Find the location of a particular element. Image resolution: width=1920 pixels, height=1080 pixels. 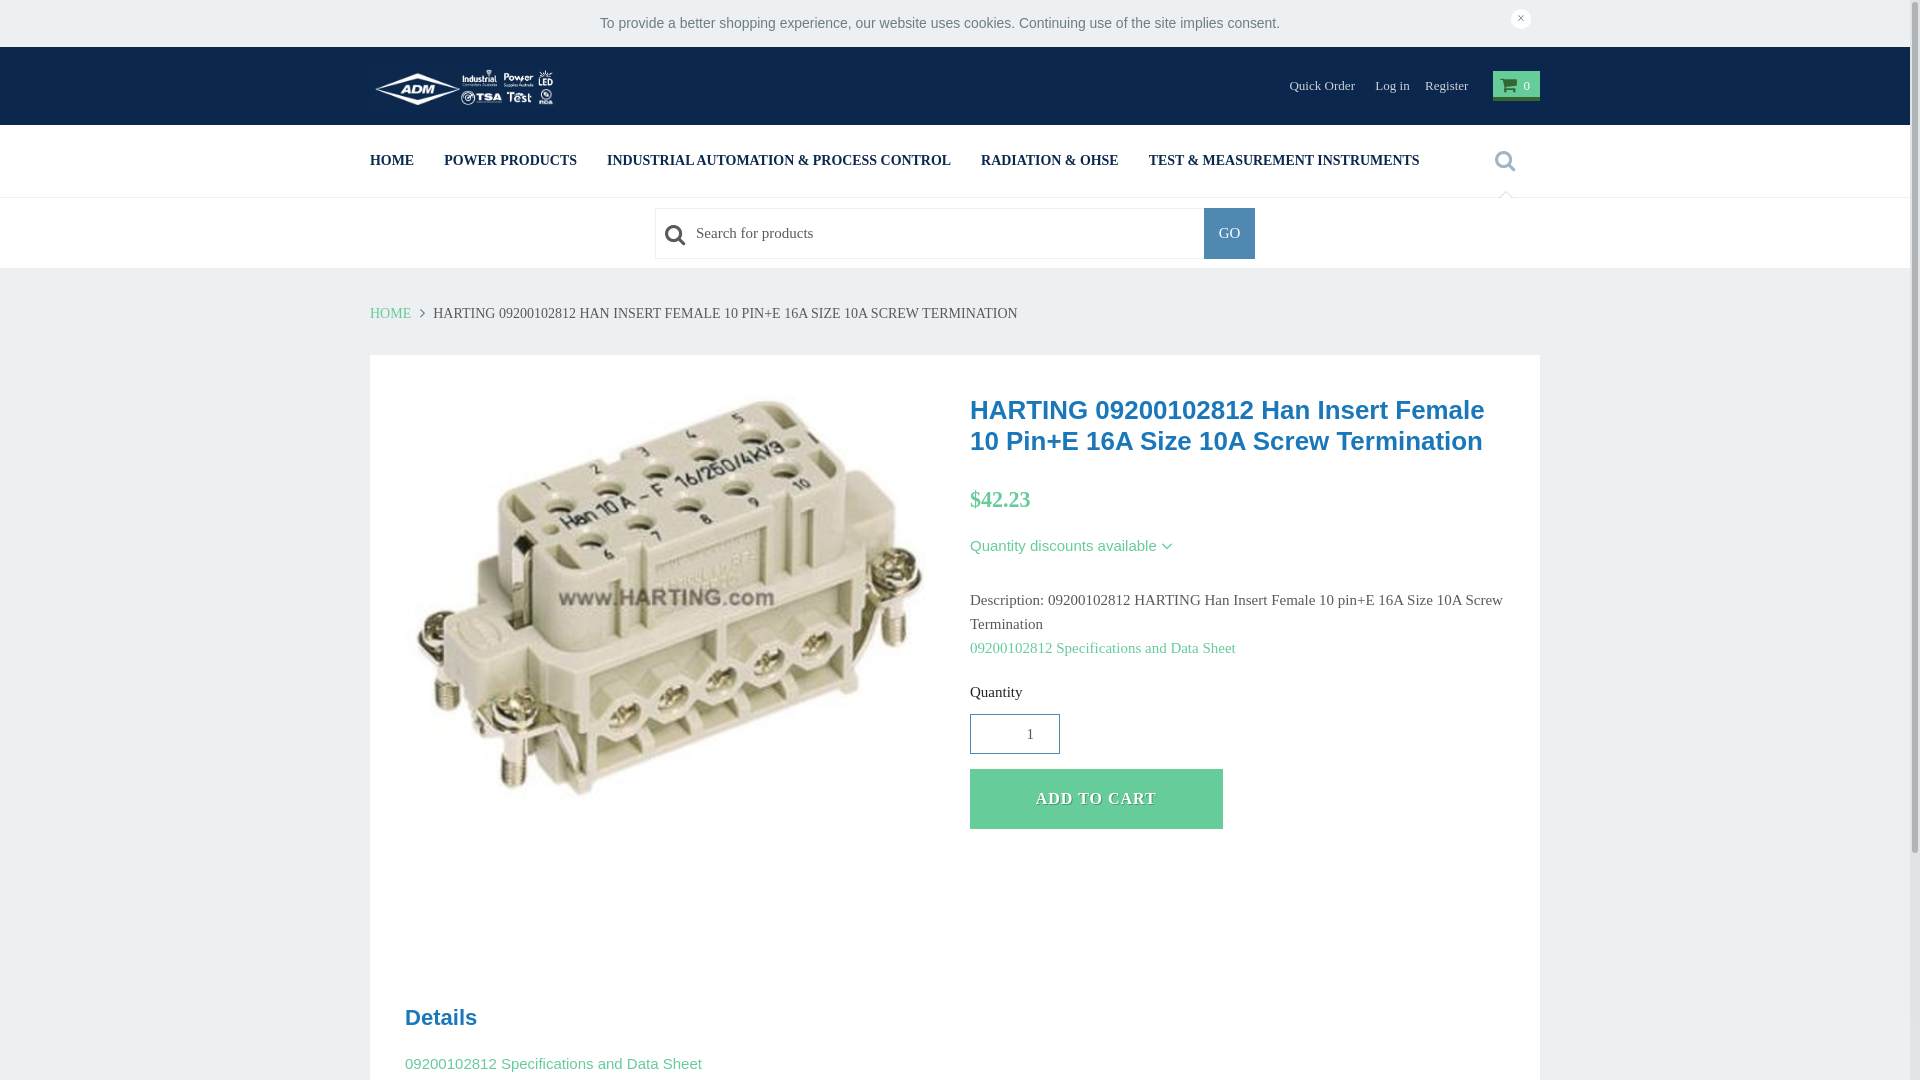

'ADM SCA' is located at coordinates (469, 87).